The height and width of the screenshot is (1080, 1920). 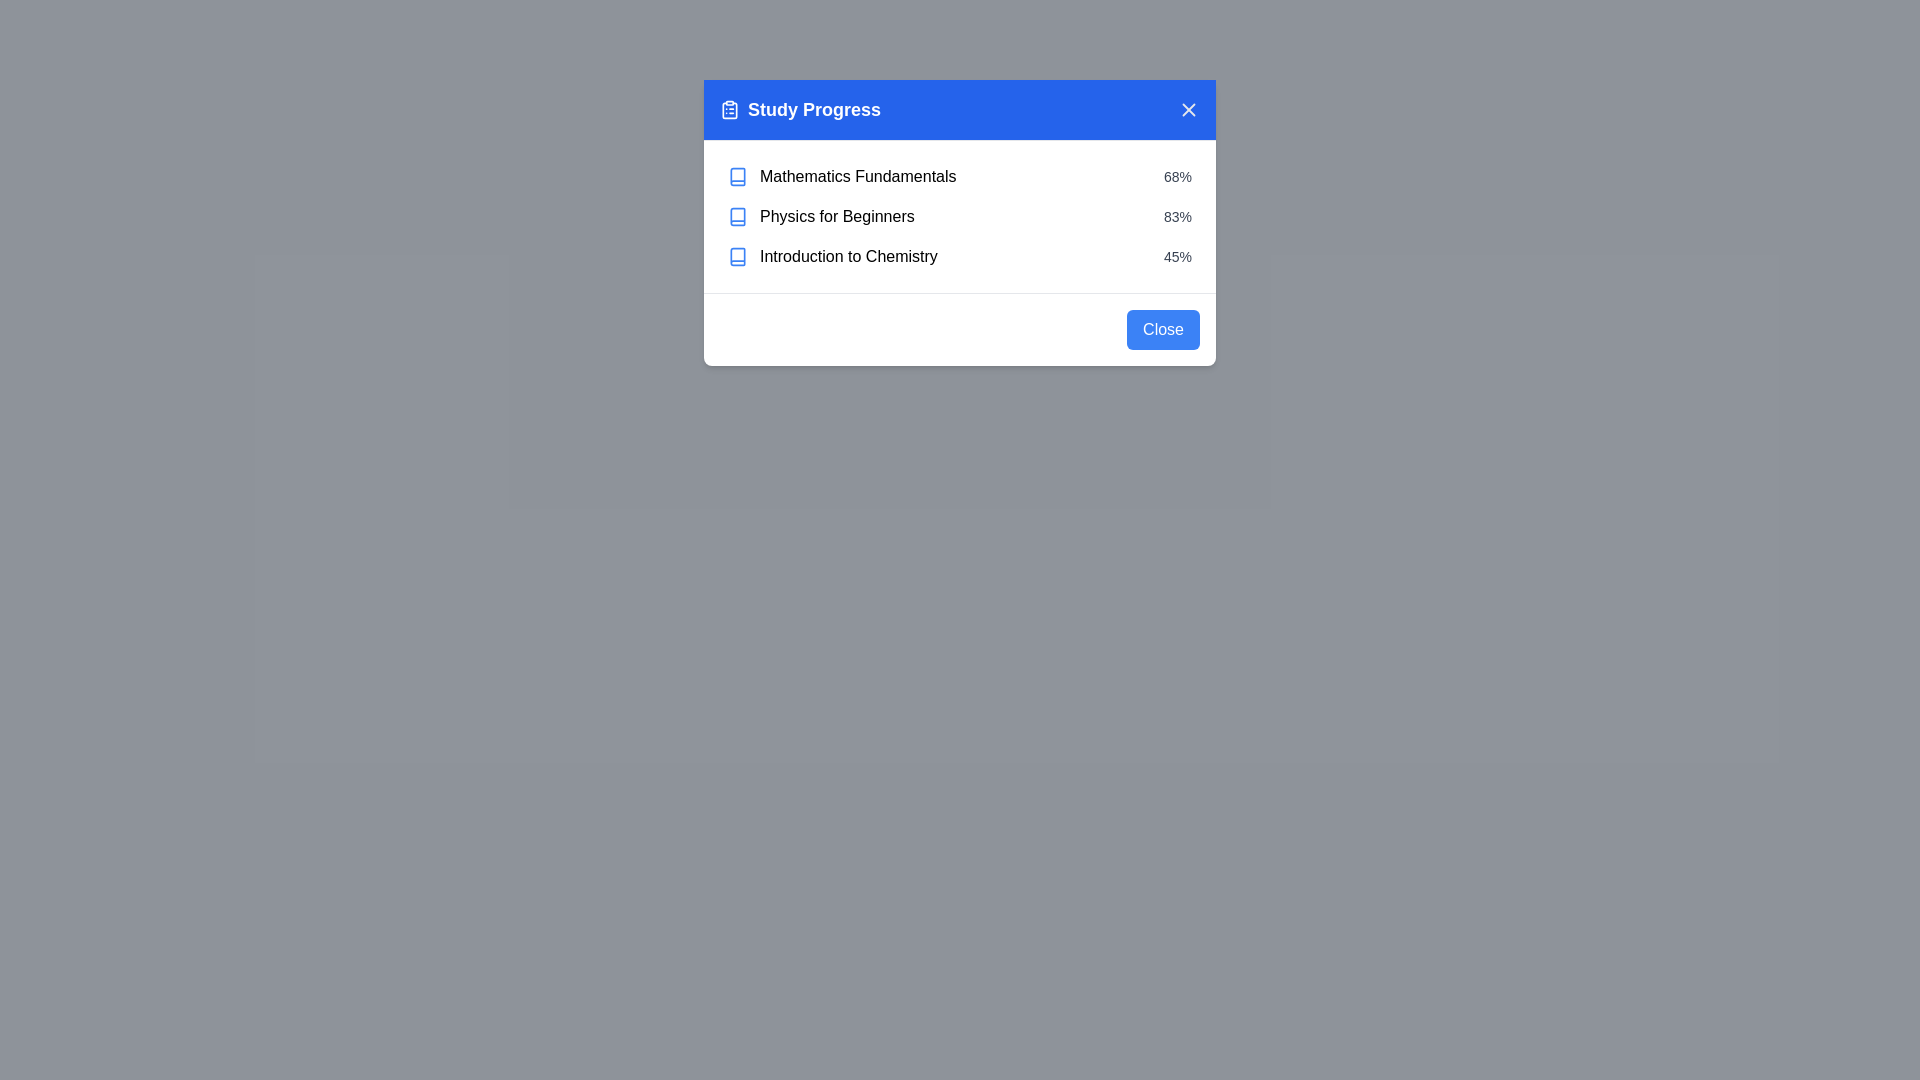 What do you see at coordinates (960, 256) in the screenshot?
I see `the list item displaying the course 'Introduction to Chemistry' in the 'Study Progress' modal` at bounding box center [960, 256].